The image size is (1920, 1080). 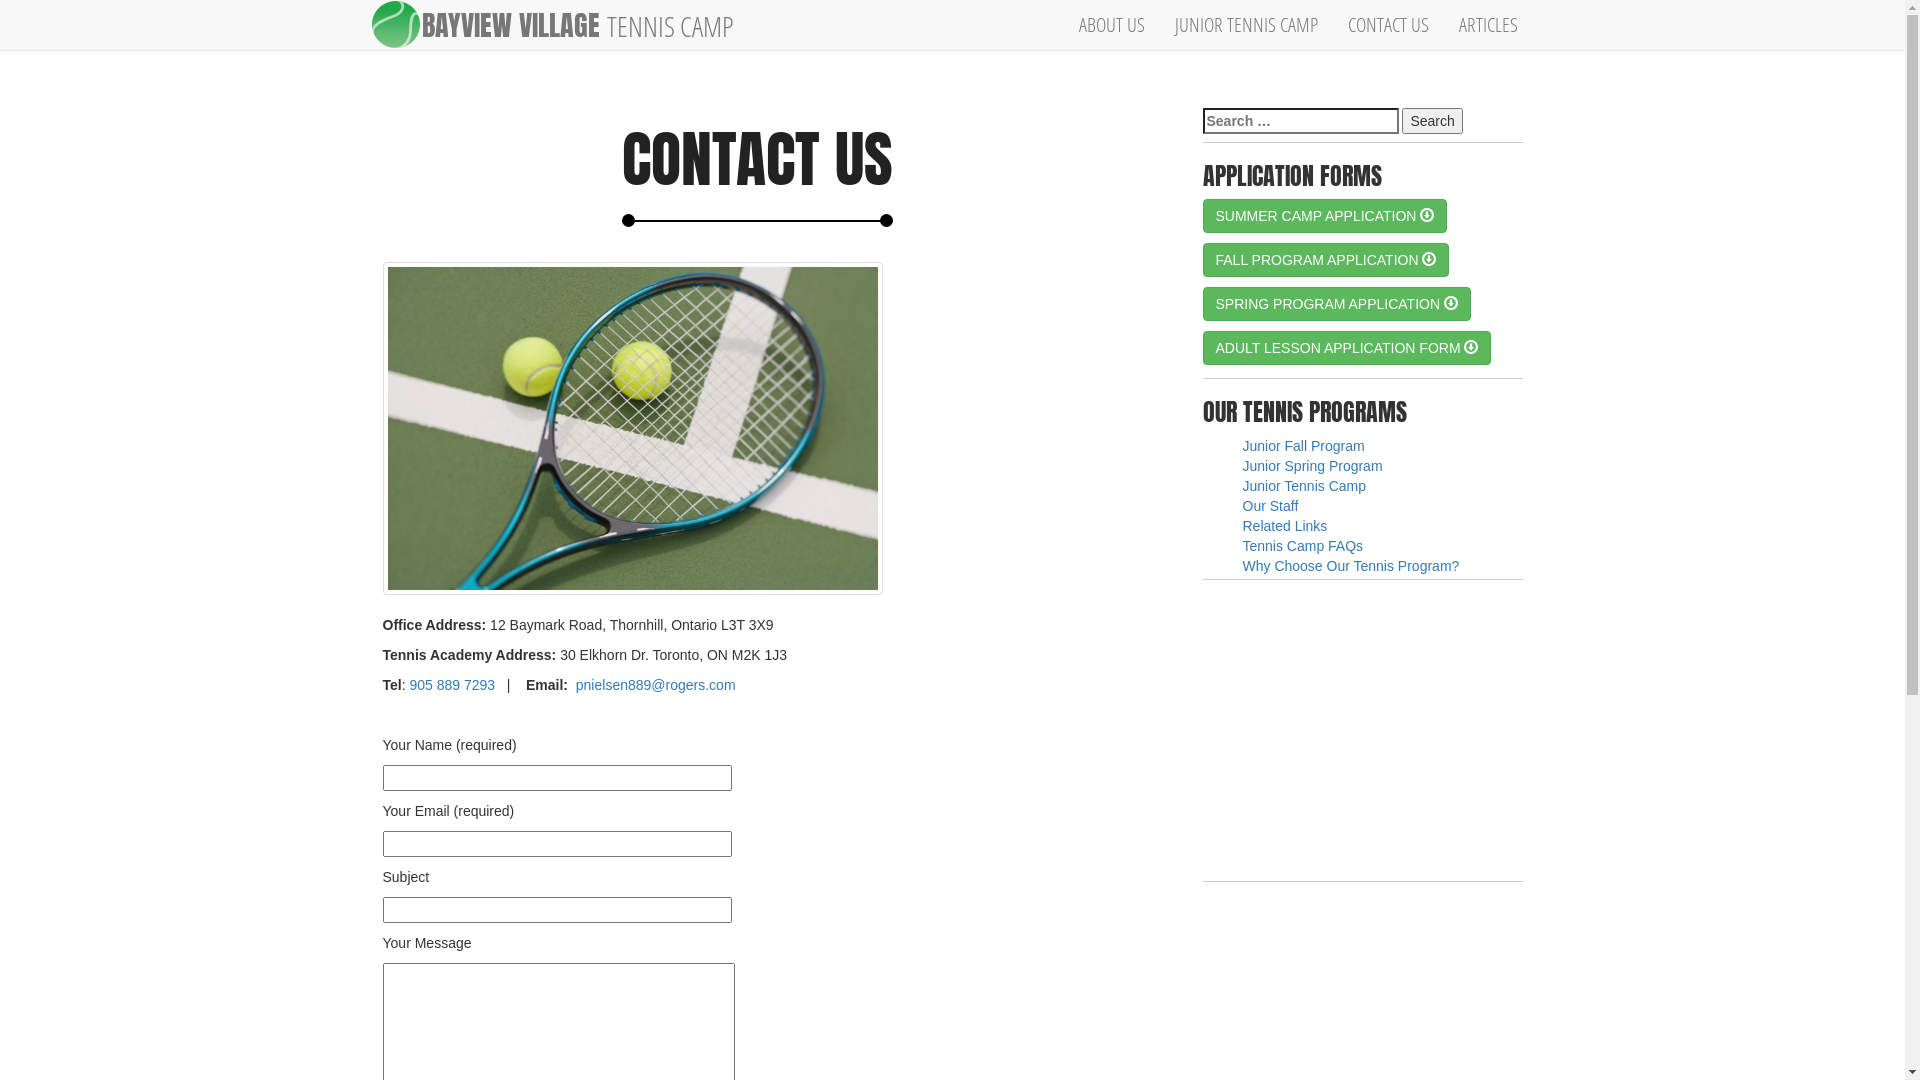 I want to click on 'Tennis Camp FAQs', so click(x=1302, y=546).